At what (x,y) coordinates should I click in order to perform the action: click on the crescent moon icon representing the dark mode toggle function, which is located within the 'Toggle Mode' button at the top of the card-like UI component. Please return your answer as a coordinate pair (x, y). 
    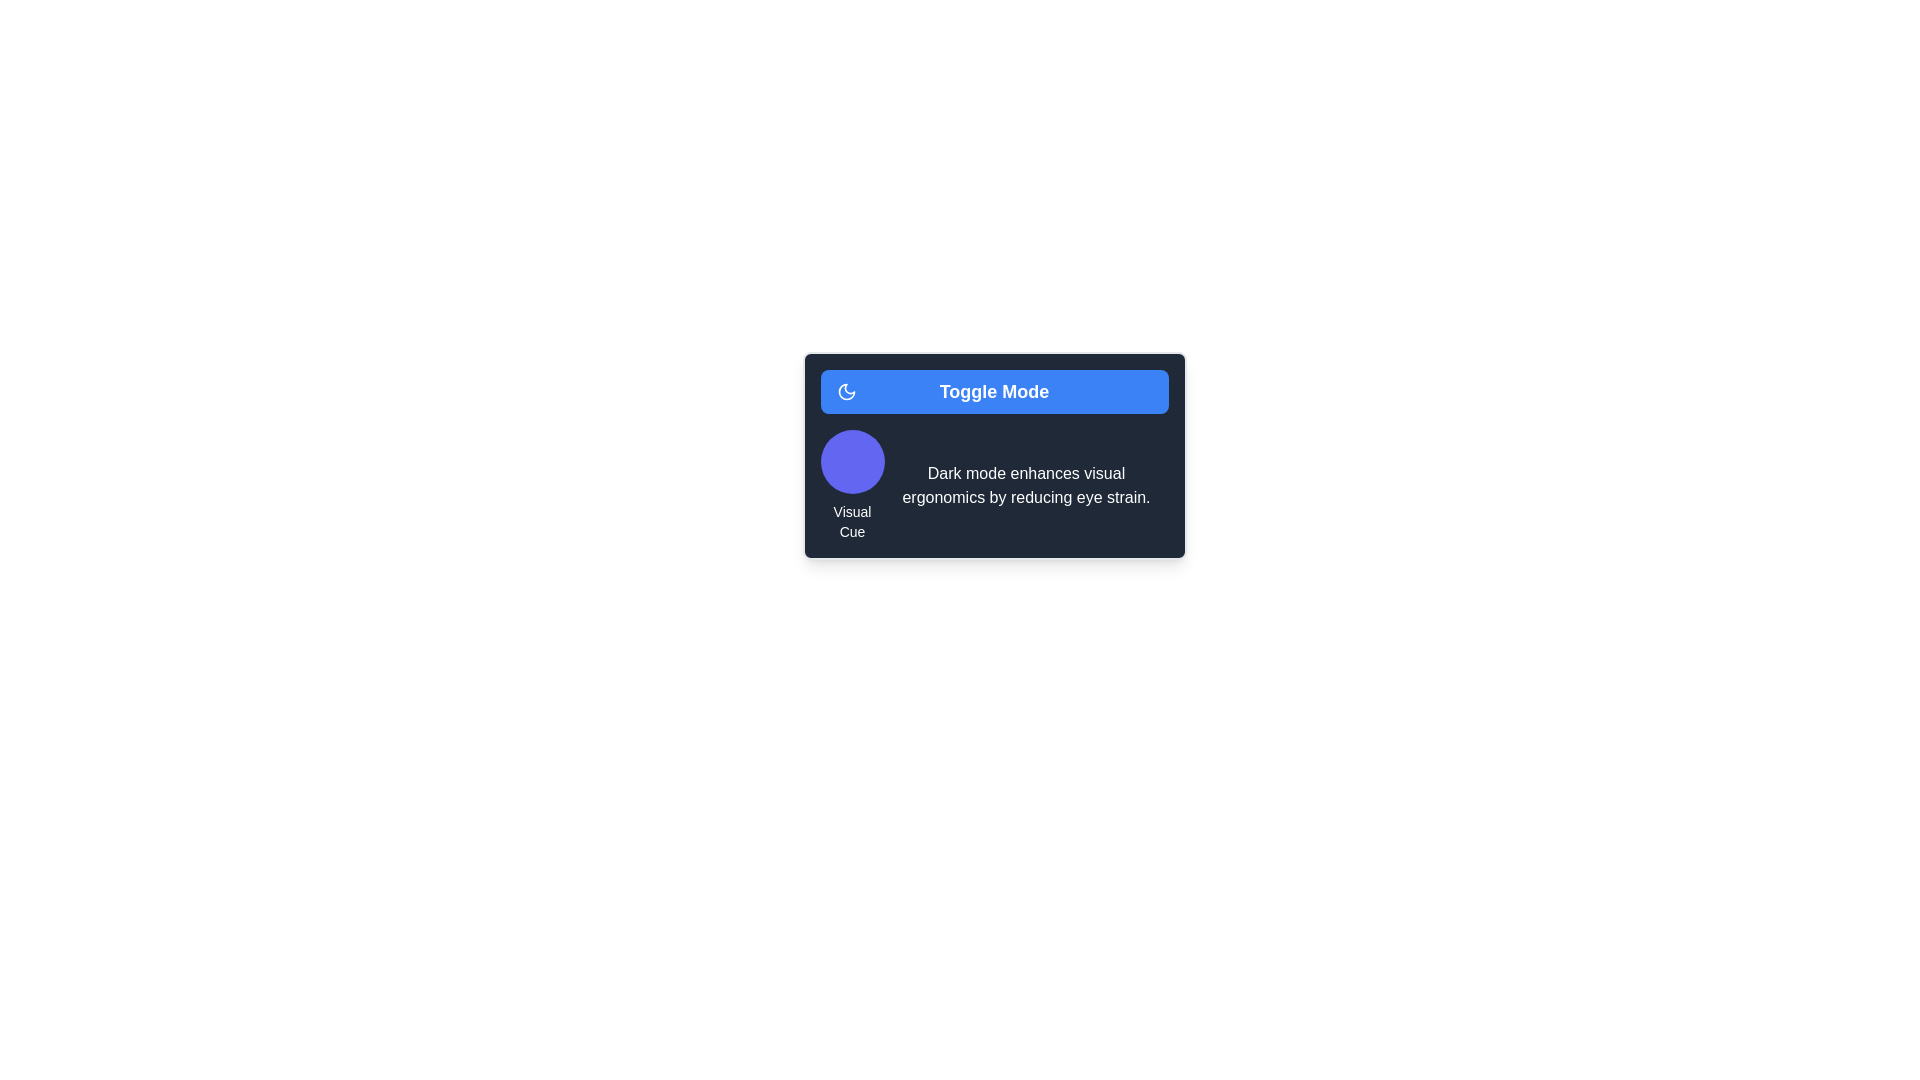
    Looking at the image, I should click on (846, 392).